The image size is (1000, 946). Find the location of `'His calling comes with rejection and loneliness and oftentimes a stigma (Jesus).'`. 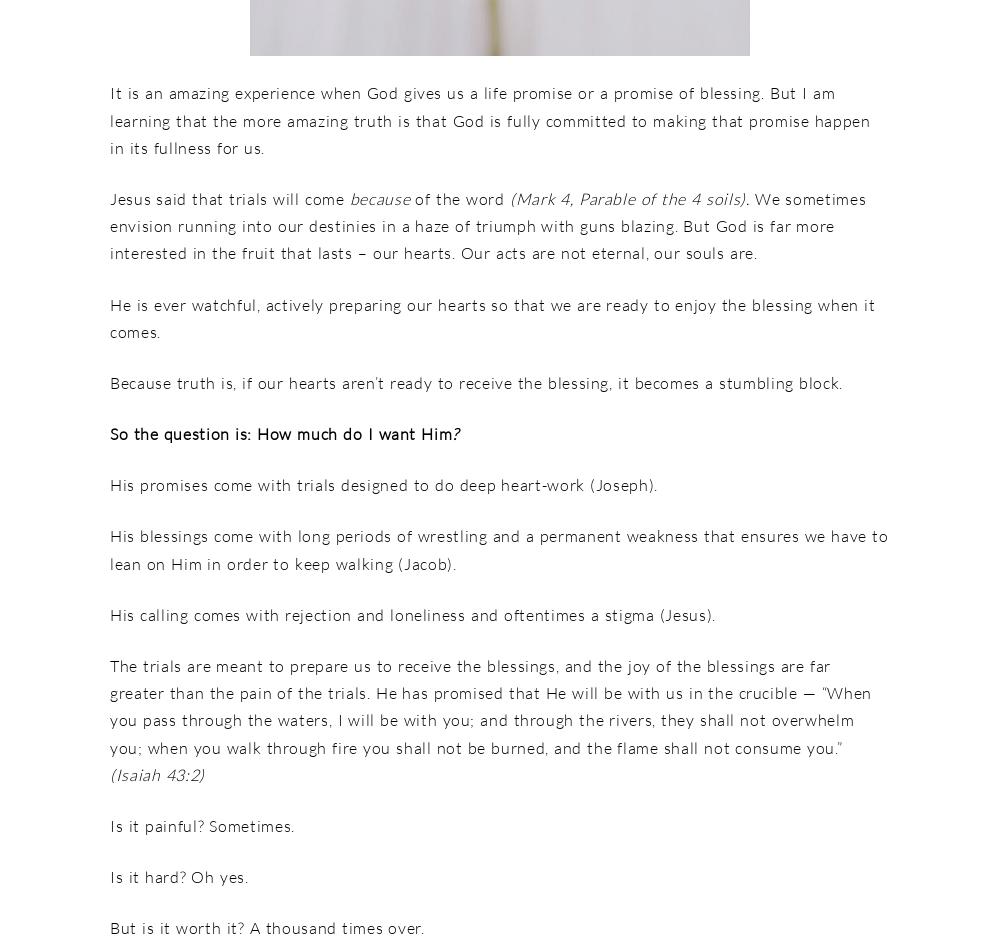

'His calling comes with rejection and loneliness and oftentimes a stigma (Jesus).' is located at coordinates (412, 612).